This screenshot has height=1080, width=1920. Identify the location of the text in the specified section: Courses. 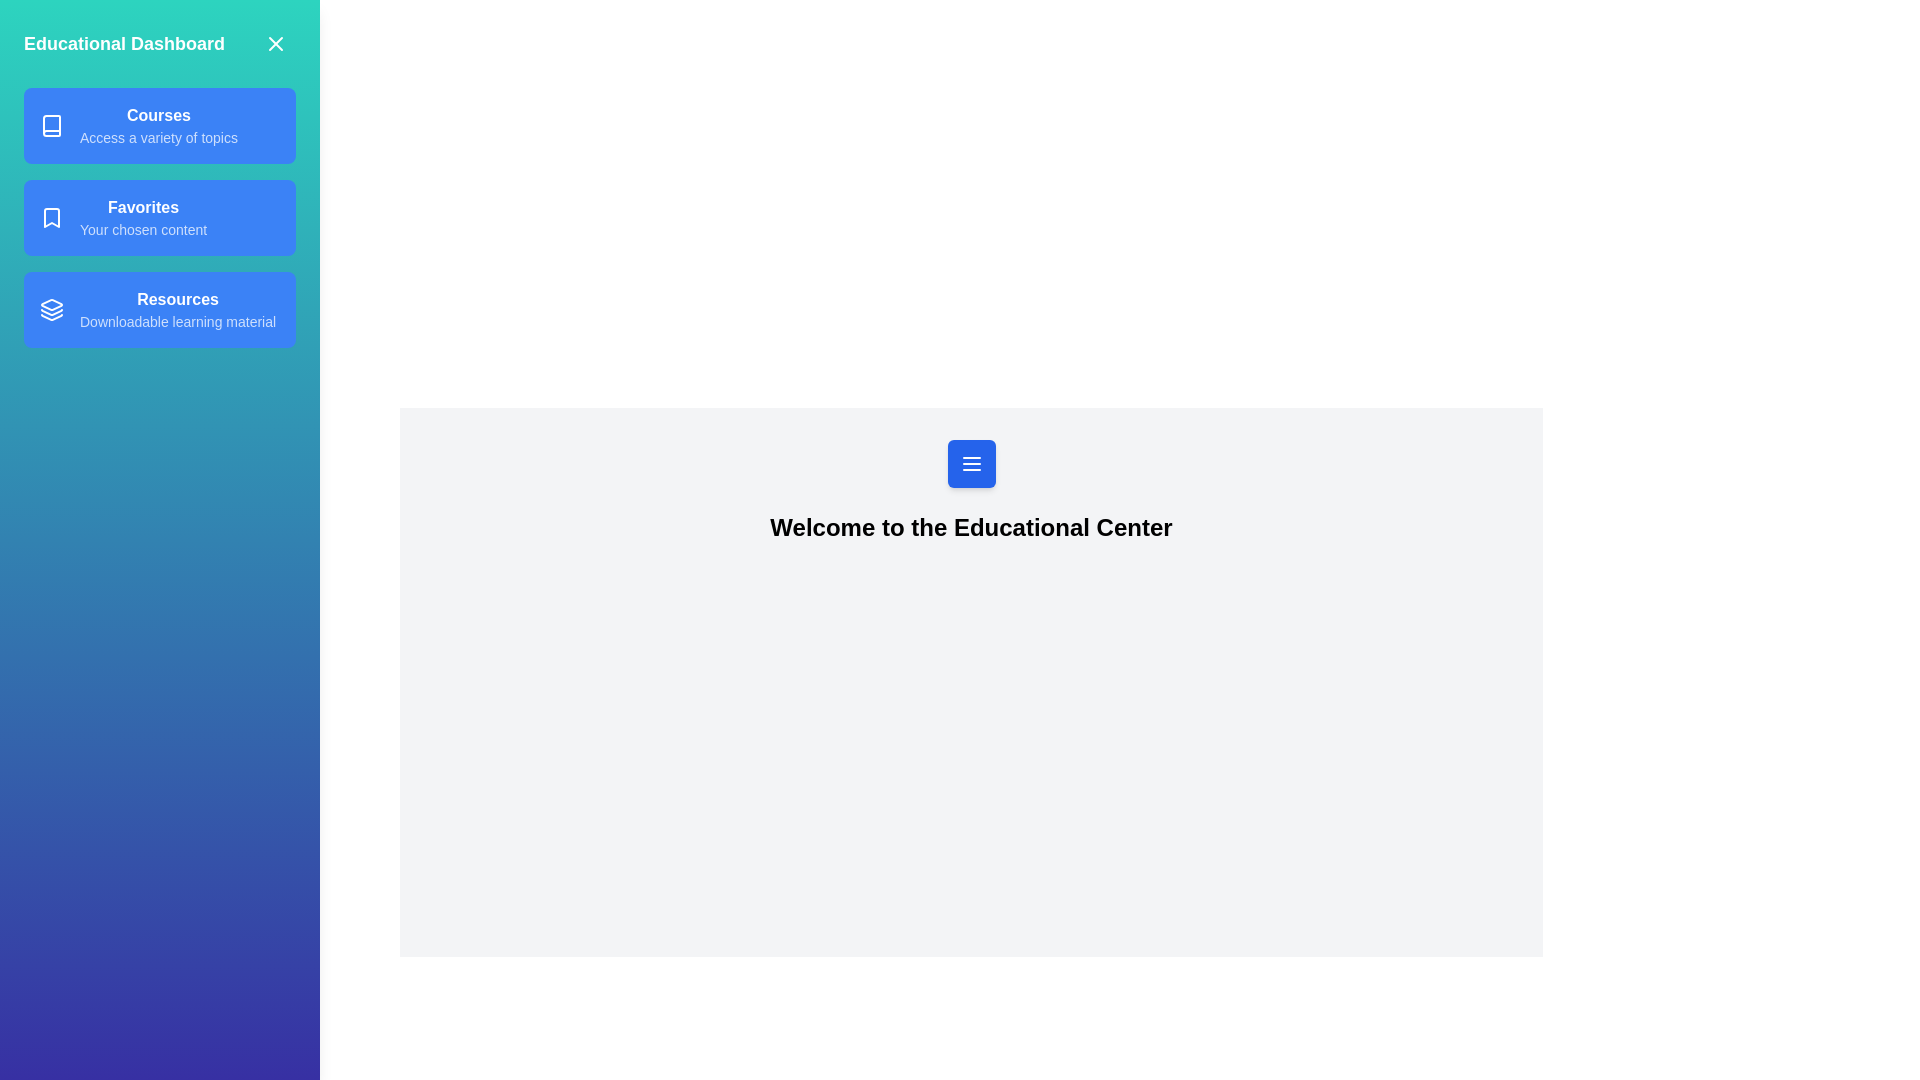
(158, 126).